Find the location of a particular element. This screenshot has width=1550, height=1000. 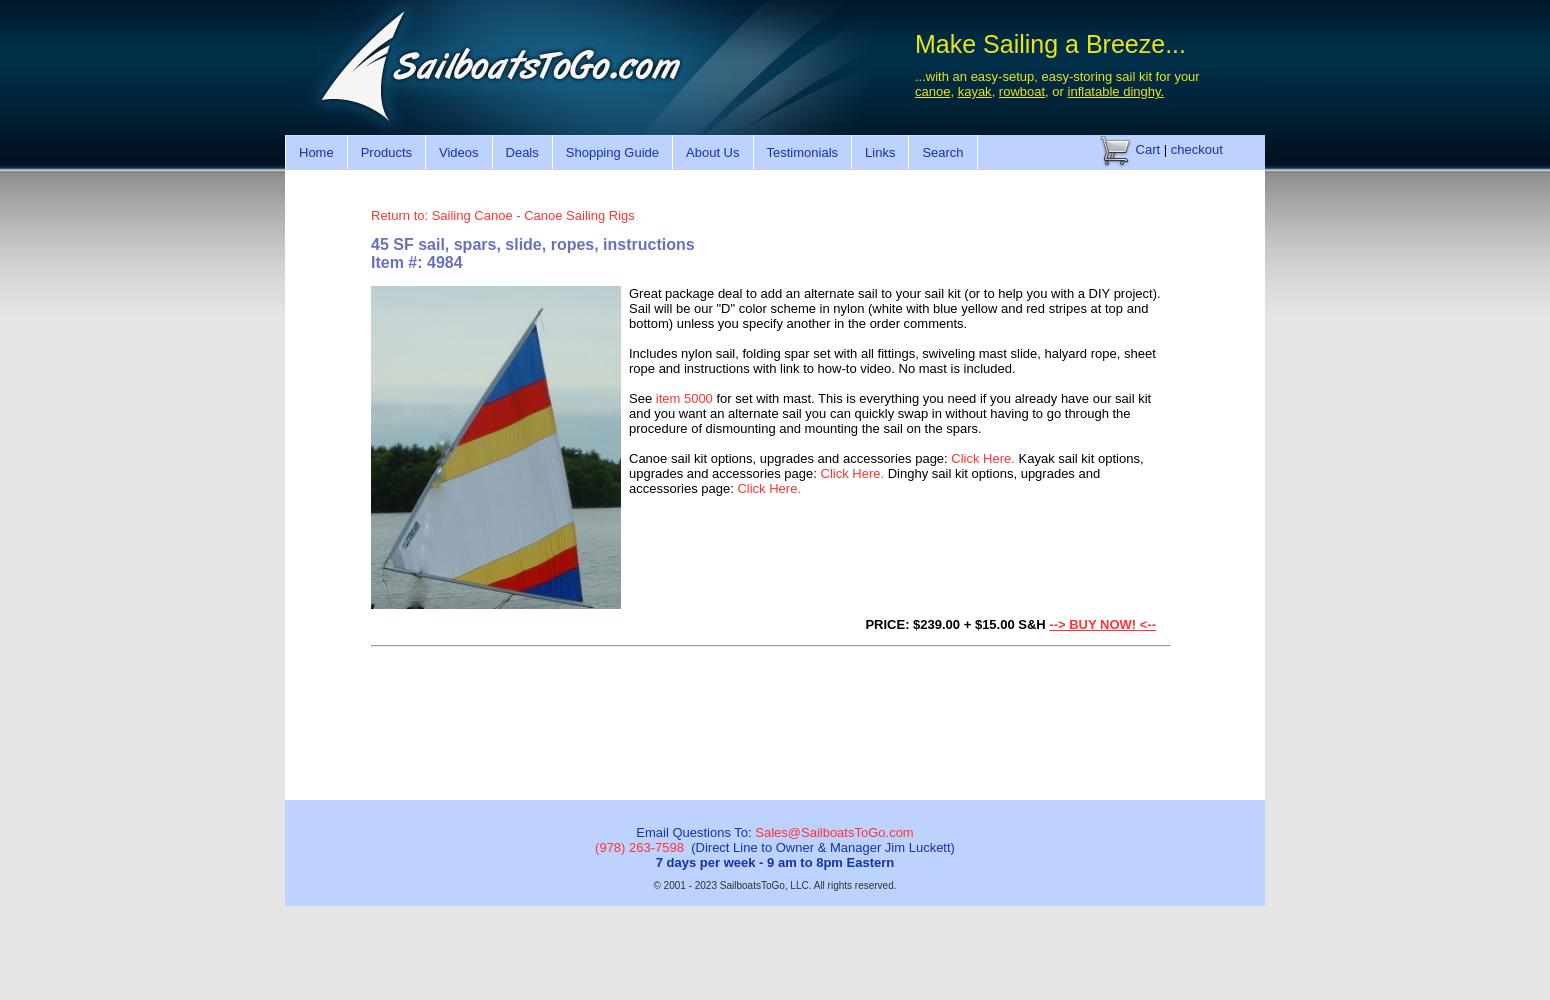

'Search' is located at coordinates (941, 151).